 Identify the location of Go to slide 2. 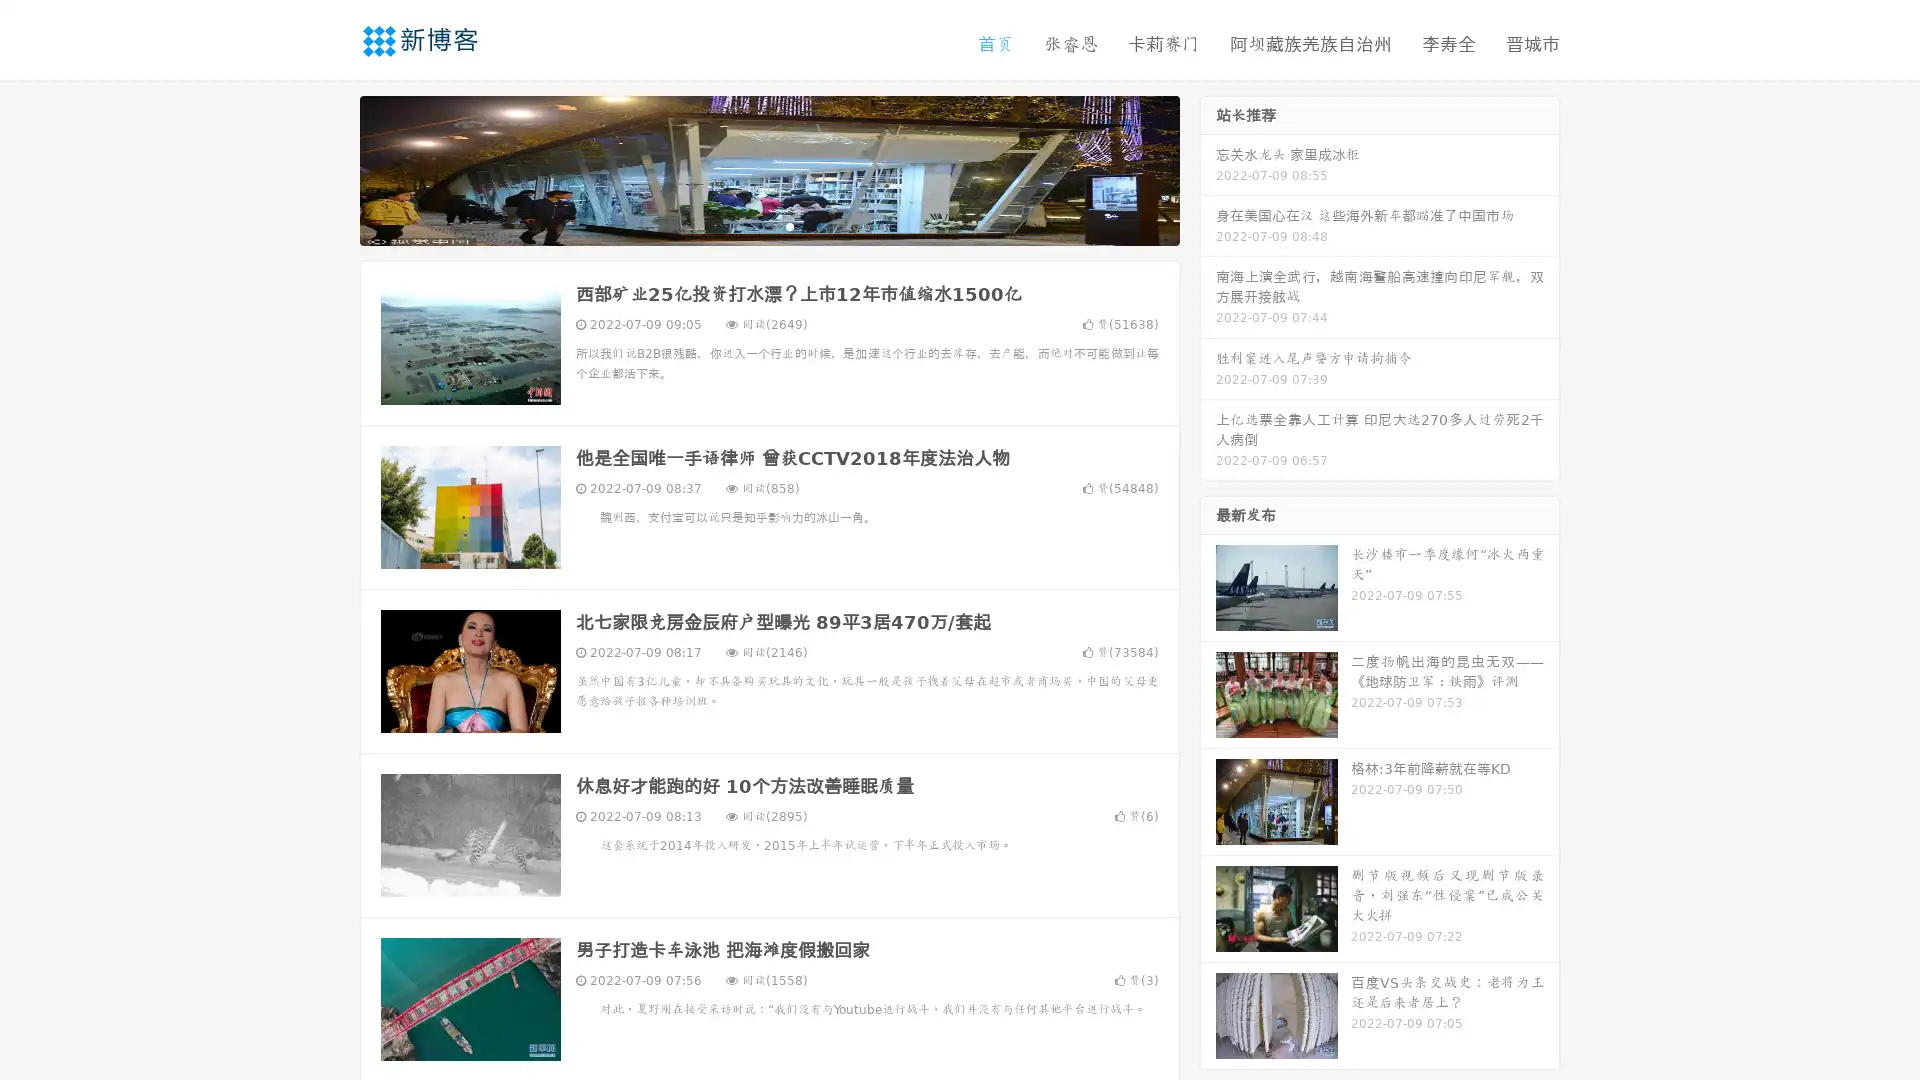
(768, 225).